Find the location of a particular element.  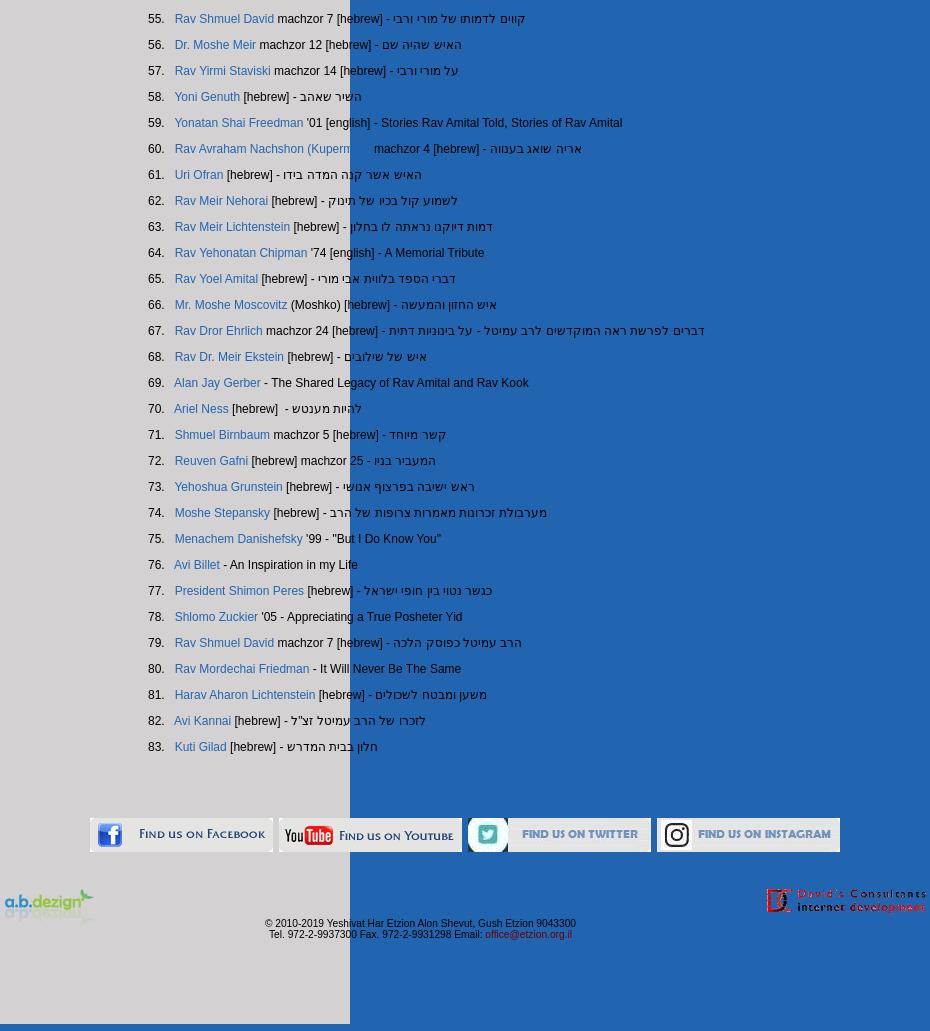

'machzor 5 [hebrew] - קשר מיוחד' is located at coordinates (356, 434).